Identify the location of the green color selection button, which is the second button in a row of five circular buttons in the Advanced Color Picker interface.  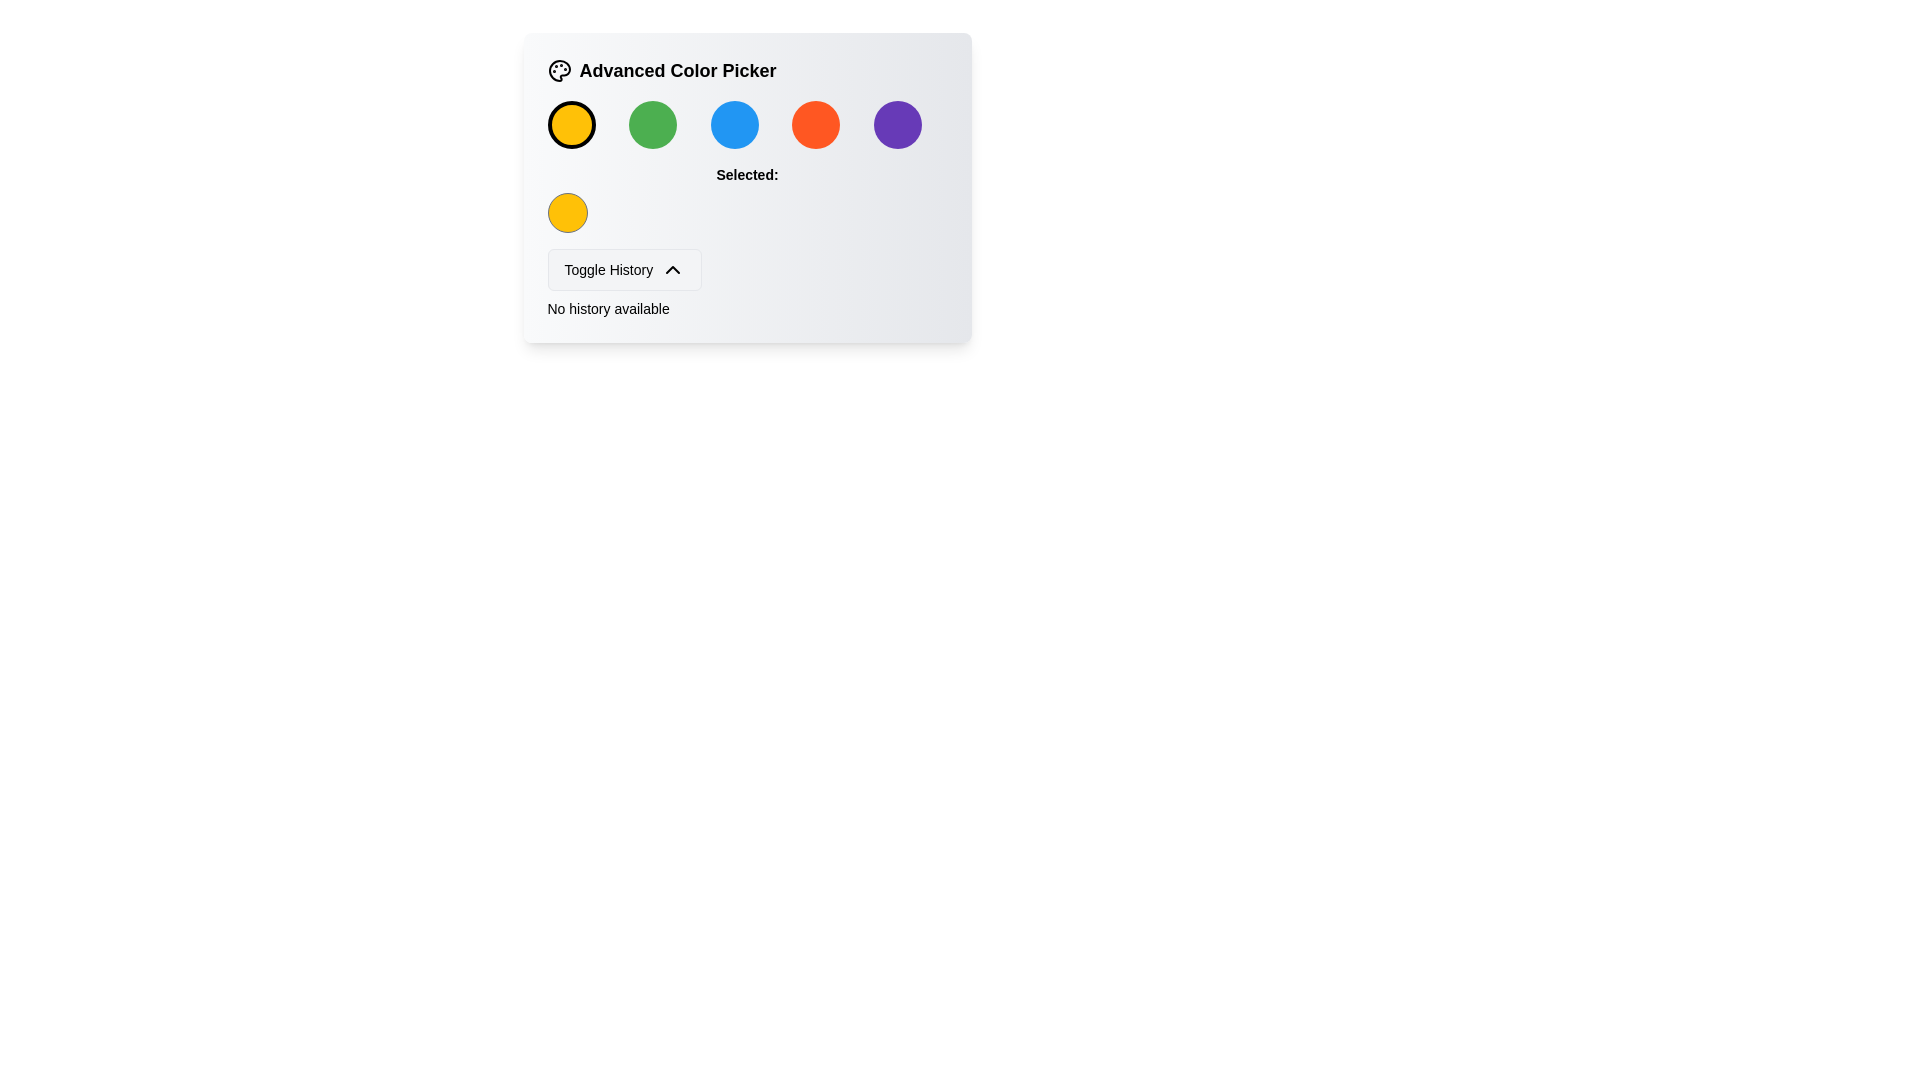
(653, 124).